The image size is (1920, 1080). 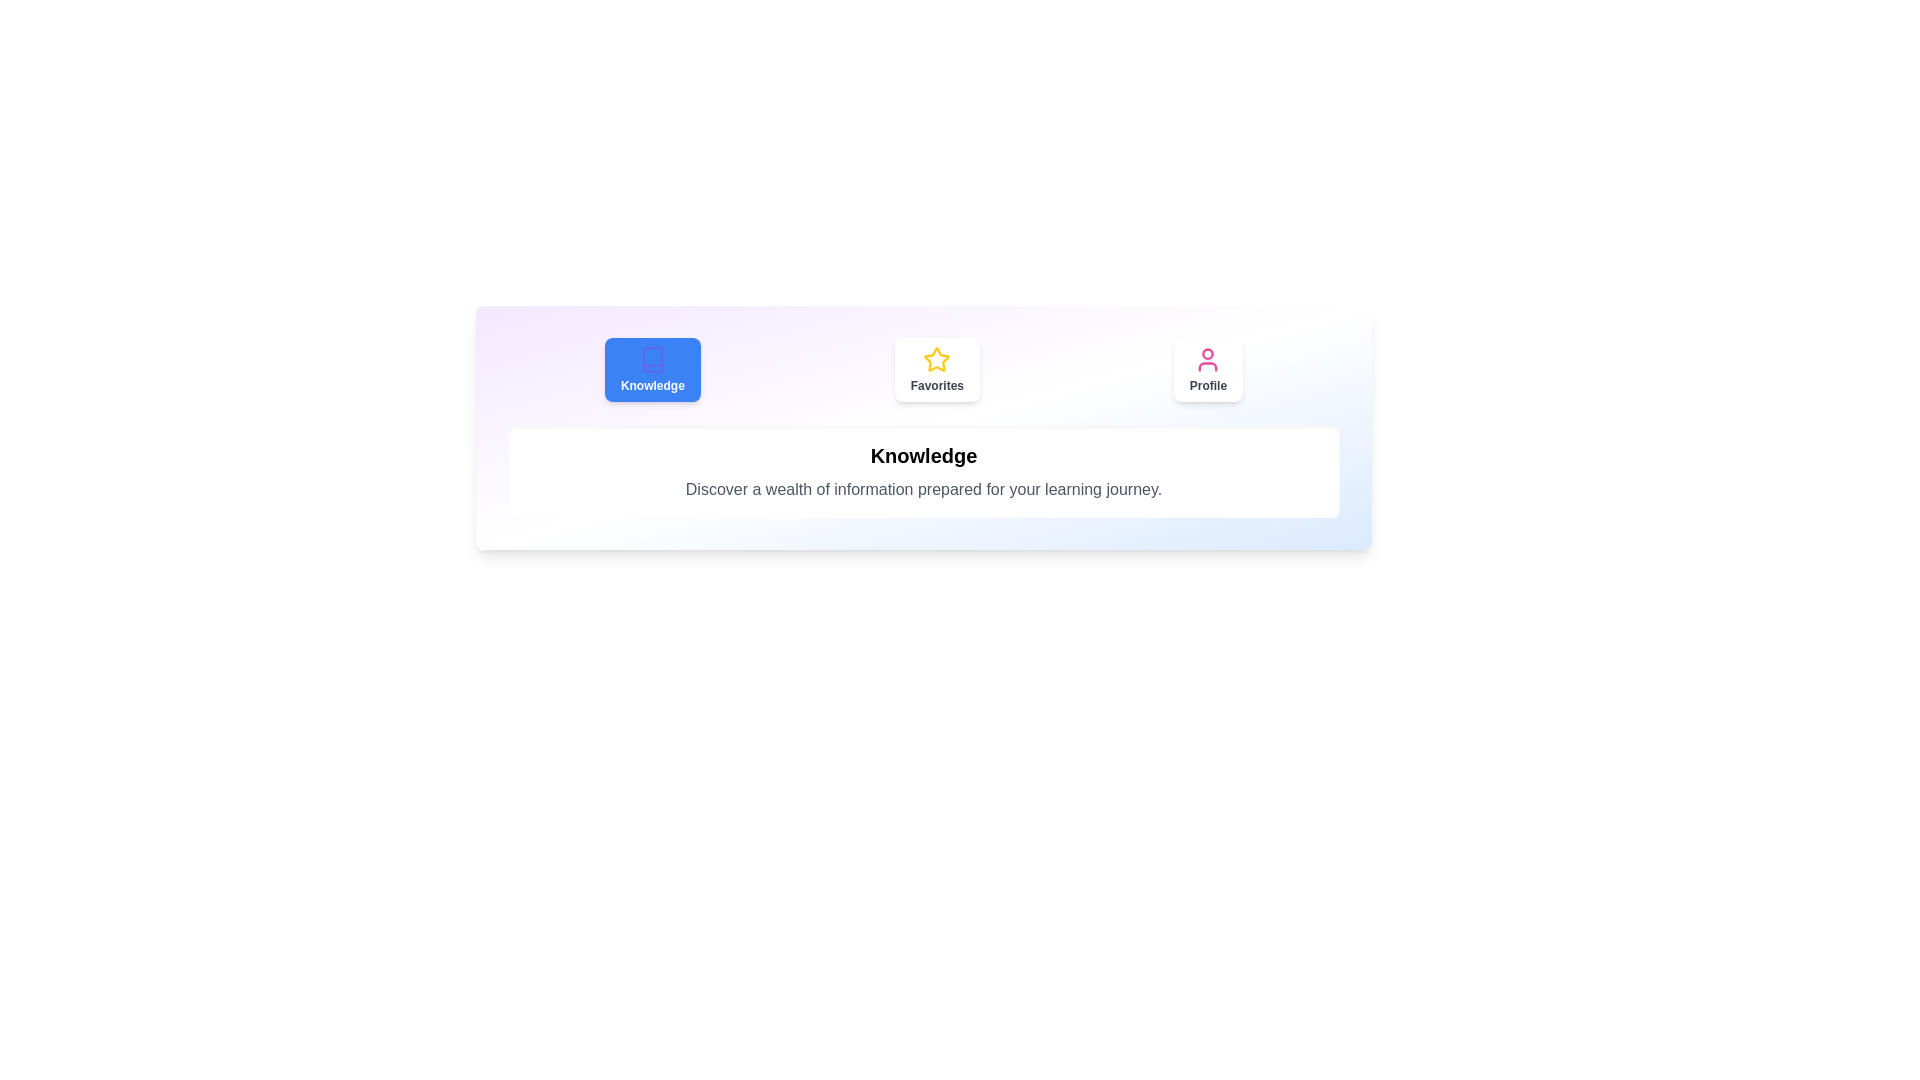 What do you see at coordinates (936, 370) in the screenshot?
I see `the tab corresponding to Favorites to activate it` at bounding box center [936, 370].